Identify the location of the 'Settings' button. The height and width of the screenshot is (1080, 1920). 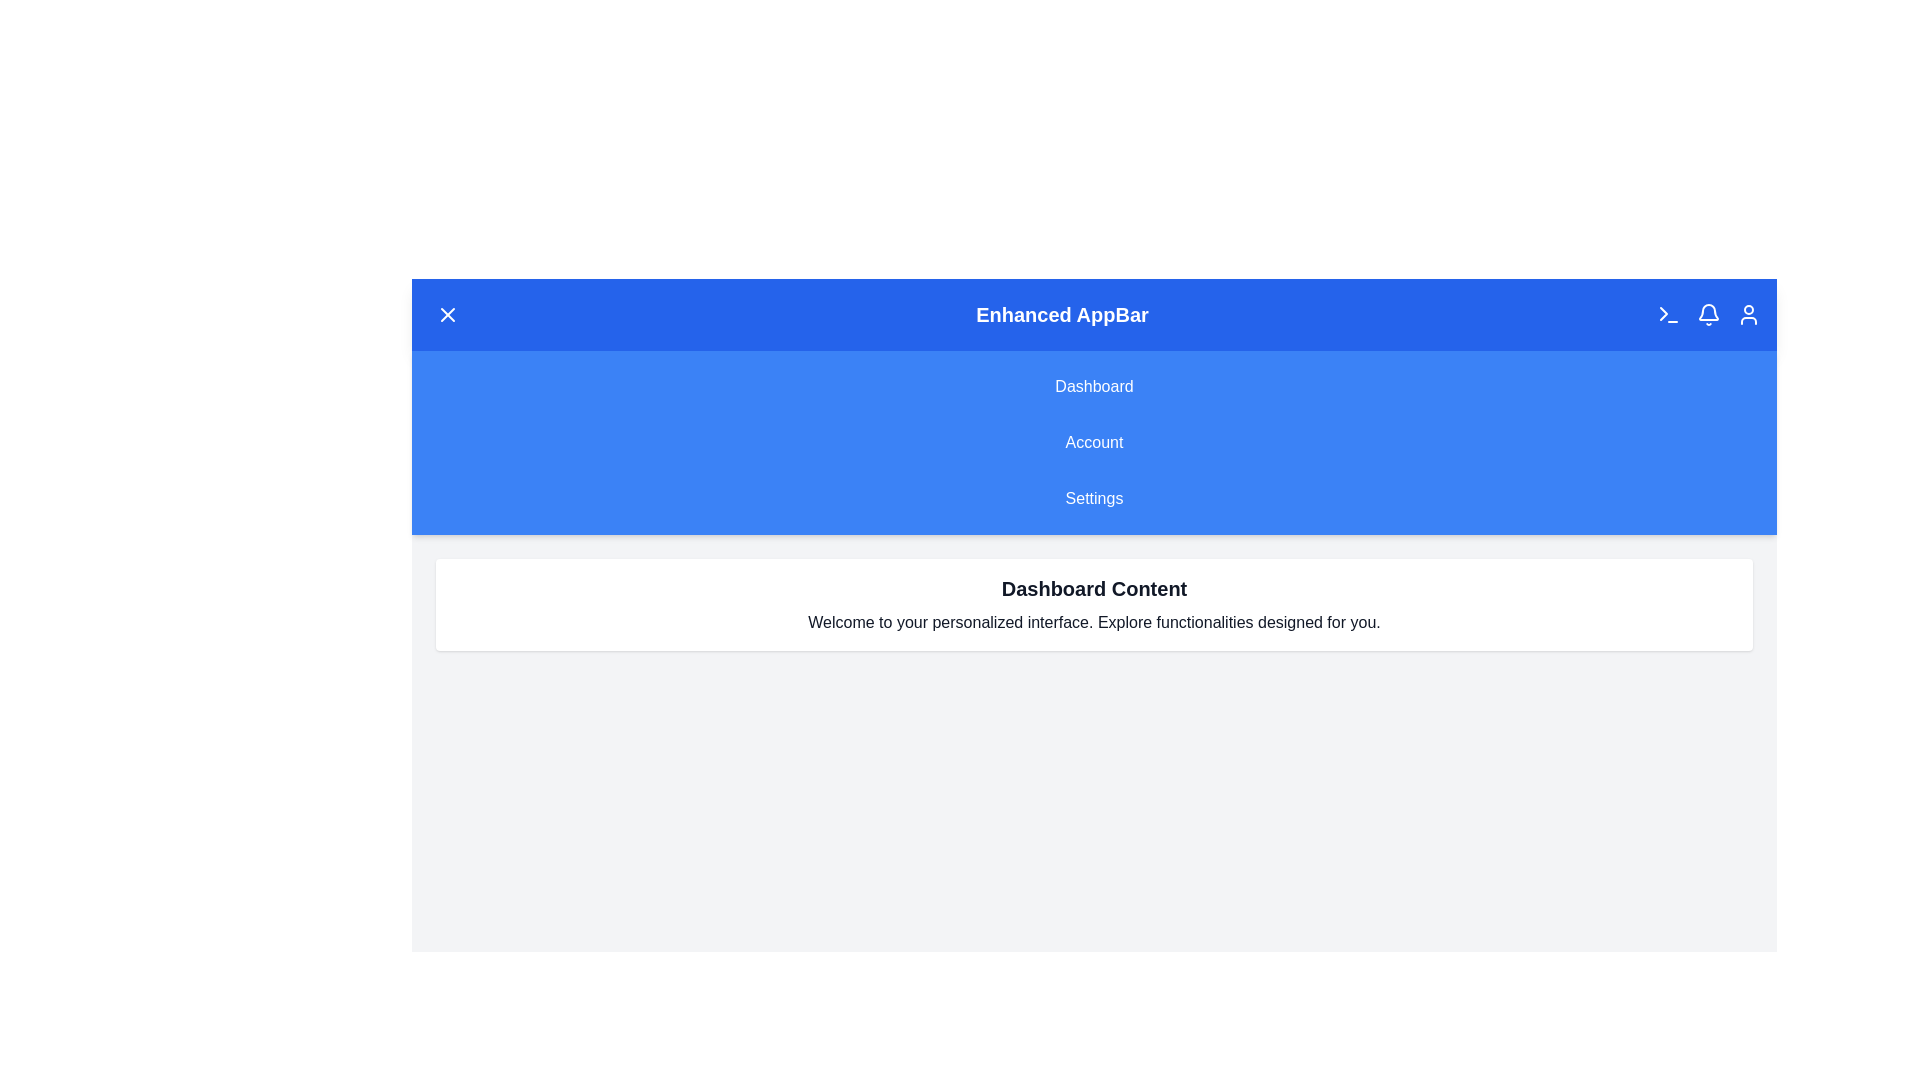
(1093, 497).